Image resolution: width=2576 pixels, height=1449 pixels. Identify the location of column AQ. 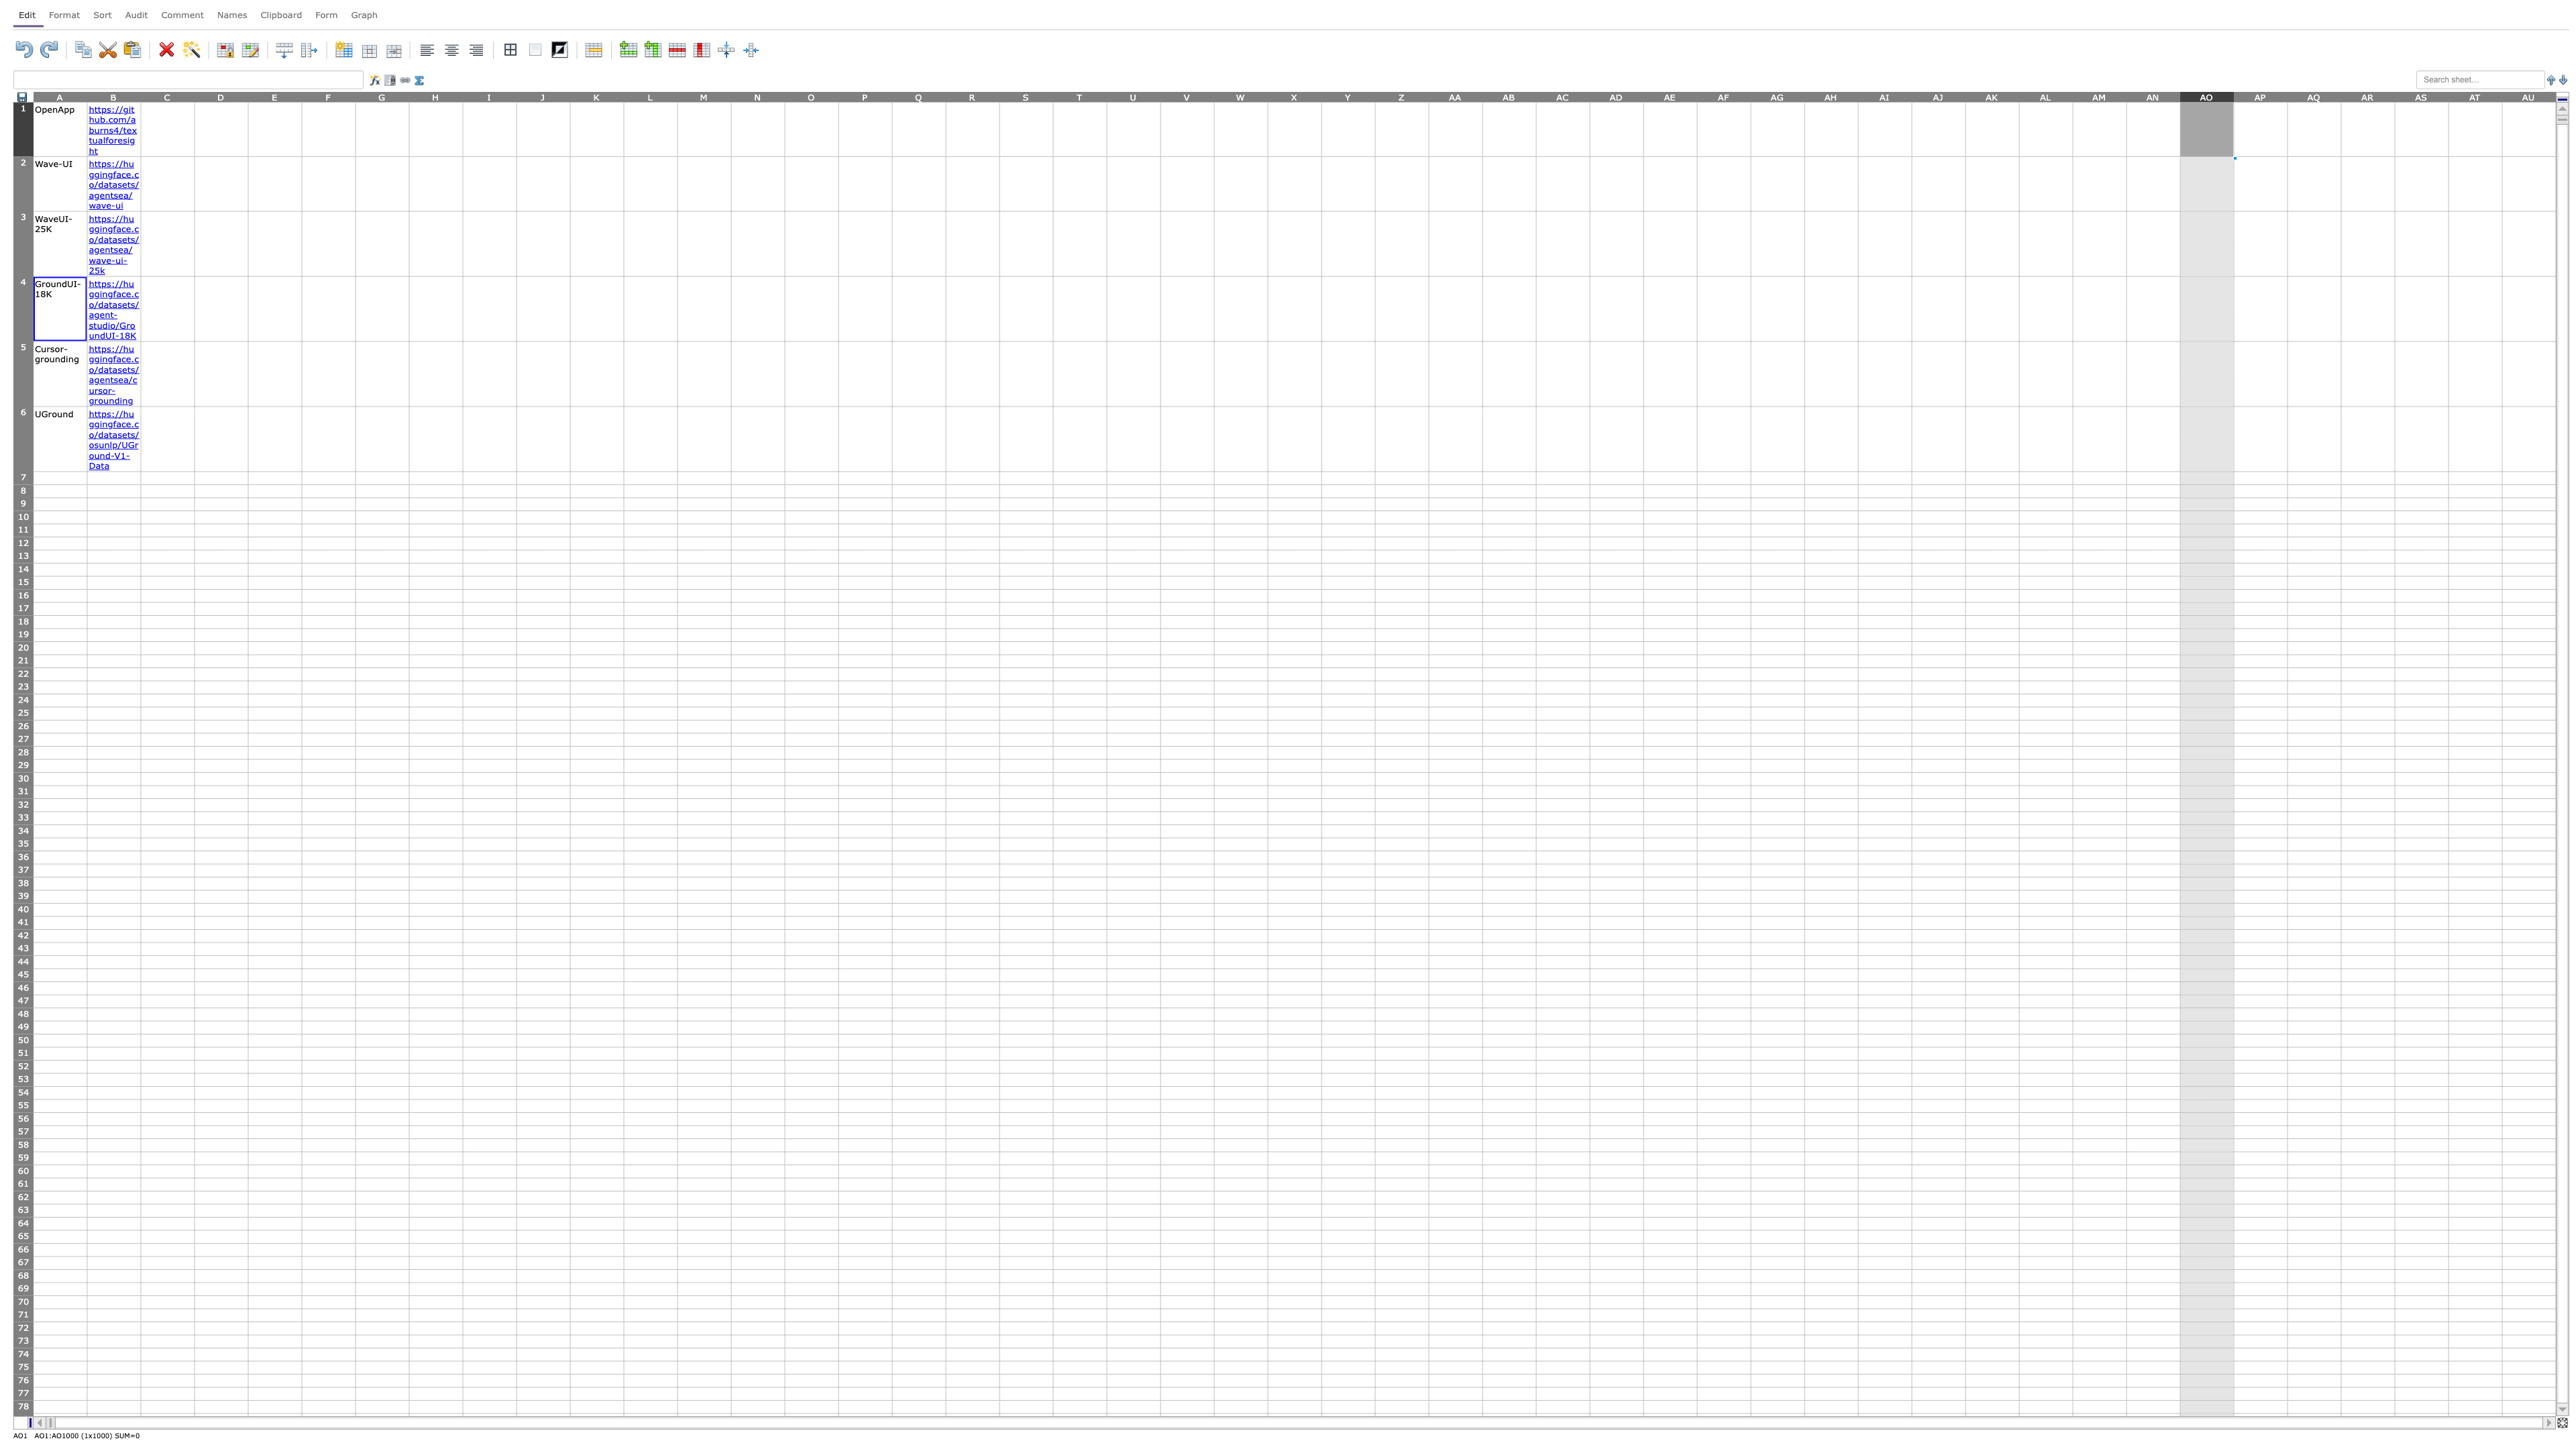
(2313, 95).